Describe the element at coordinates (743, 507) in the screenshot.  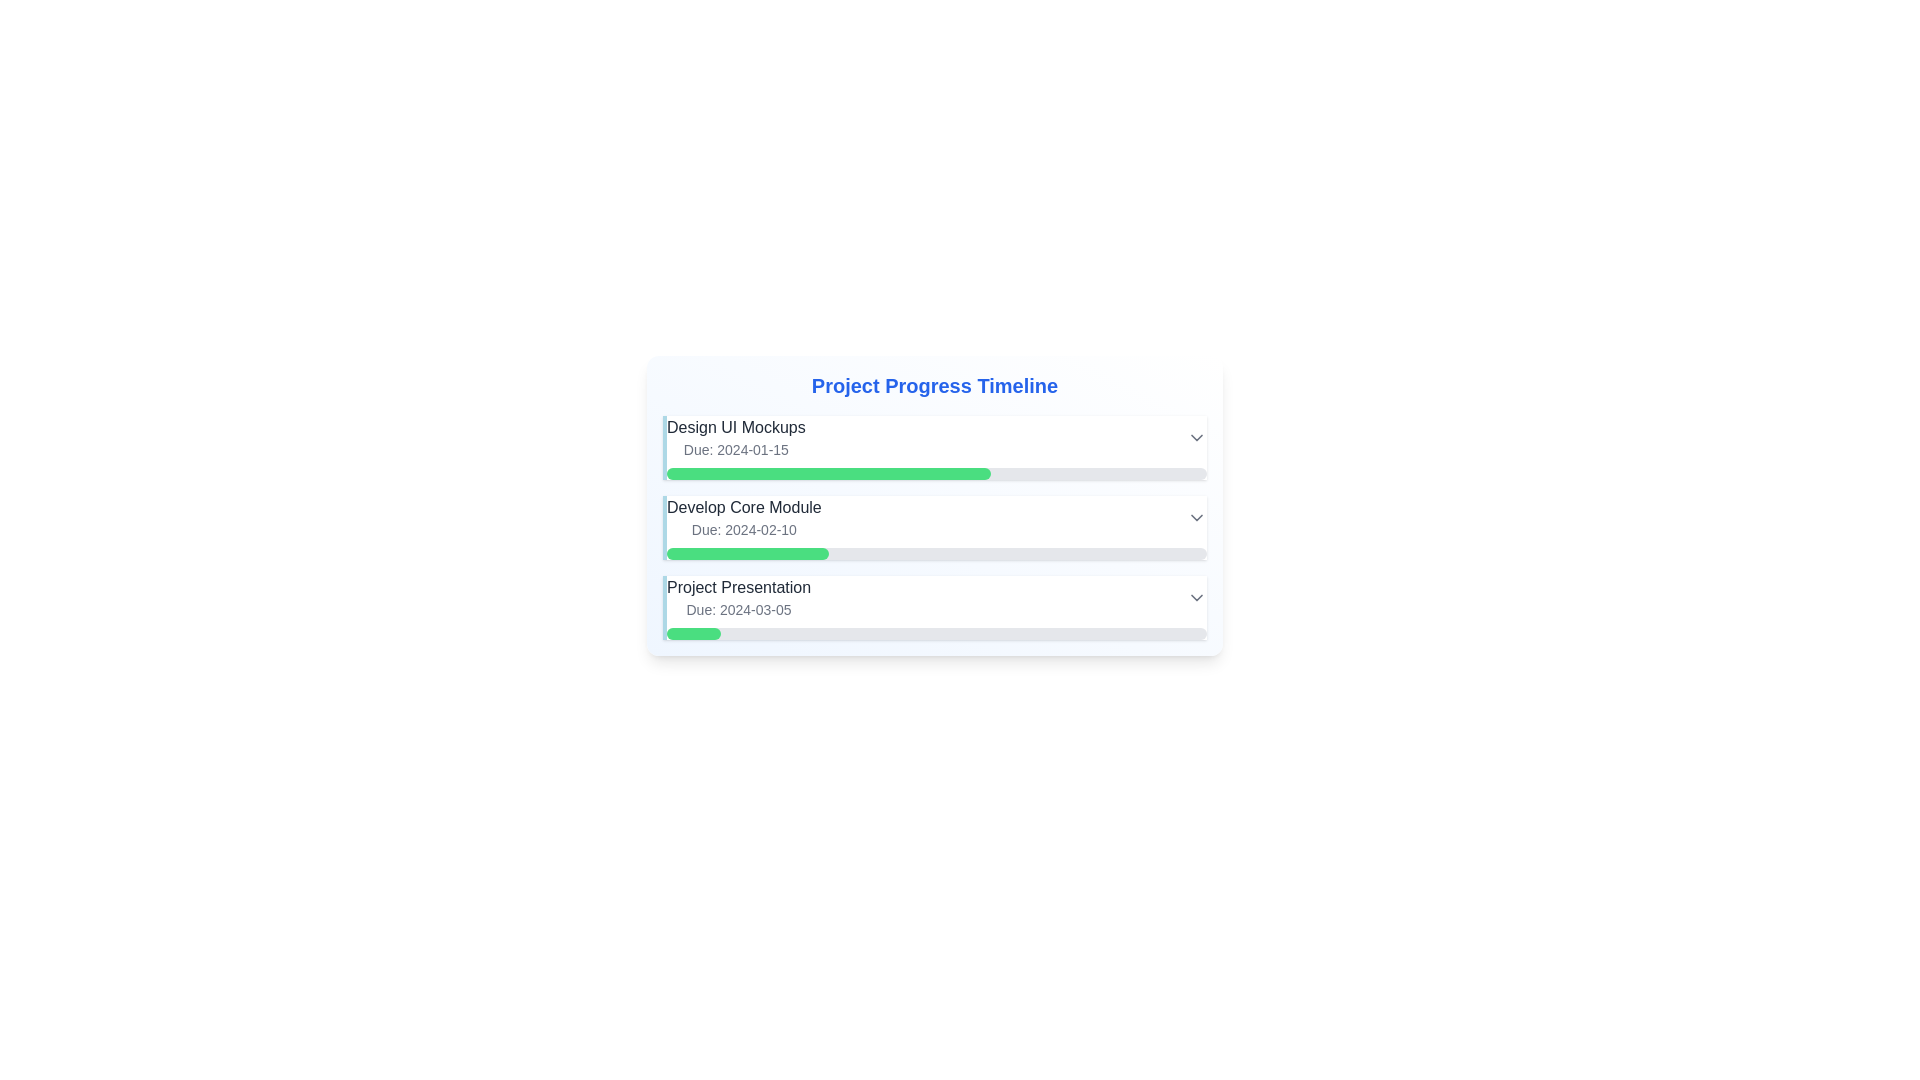
I see `the text label that indicates the task name within the project timeline, positioned between 'Design UI Mockups' and 'Project Presentation'` at that location.